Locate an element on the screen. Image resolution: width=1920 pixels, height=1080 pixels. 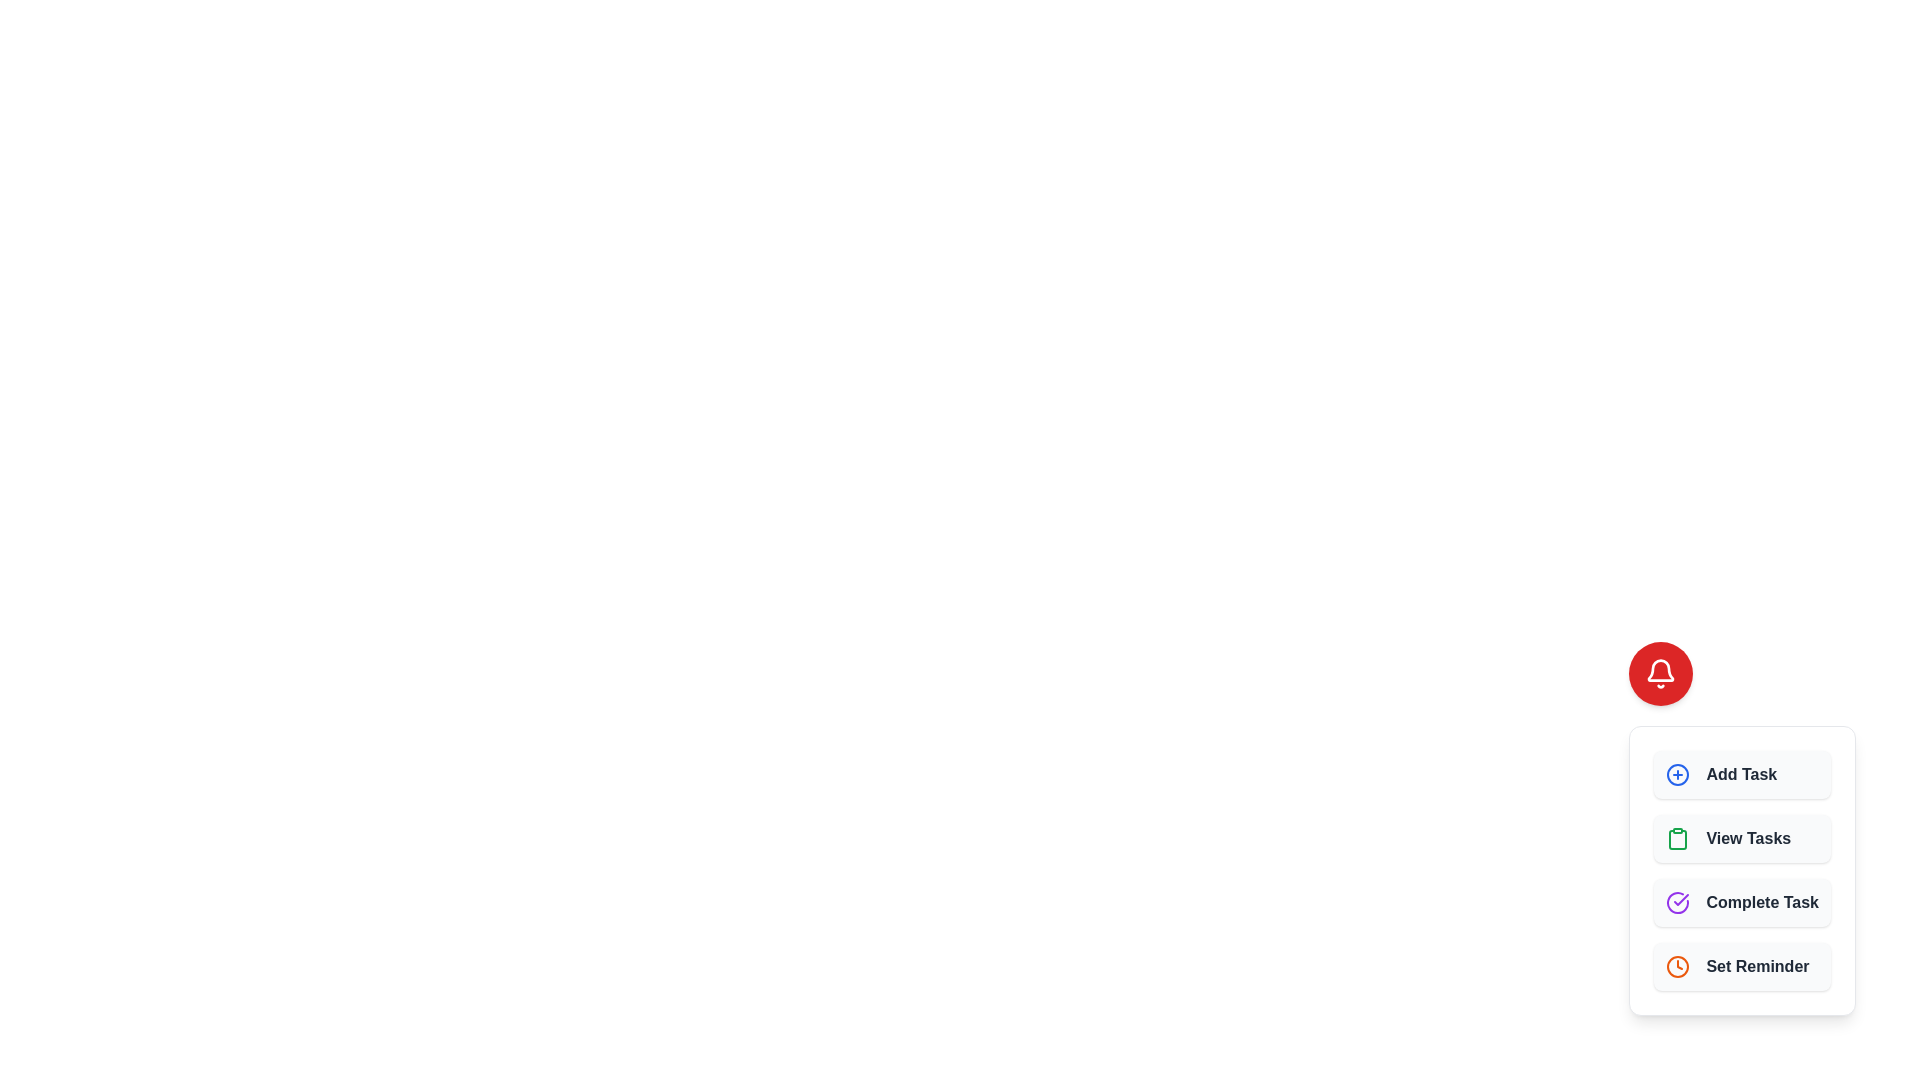
the main speed dial button to toggle the menu is located at coordinates (1661, 674).